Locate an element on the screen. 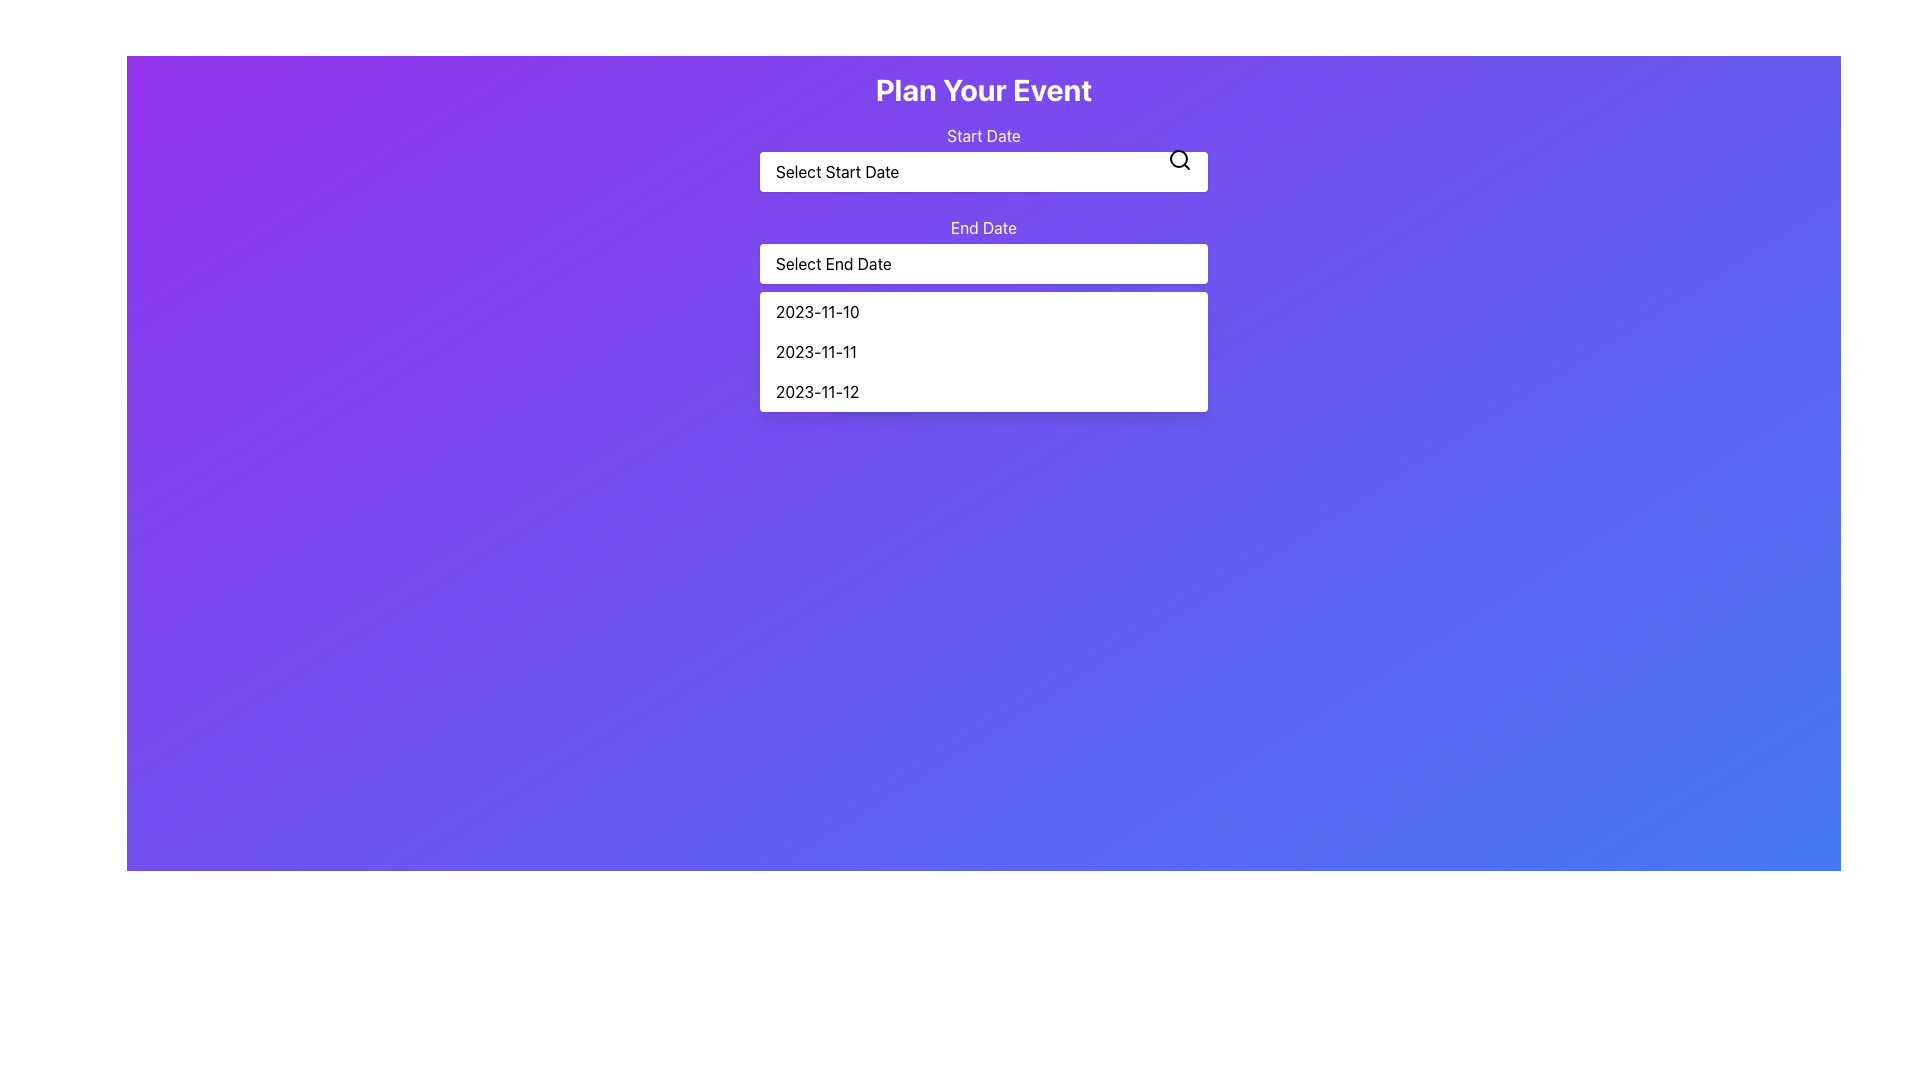  the magnifying glass icon located at the top-right corner of the 'Select Start Date' input box to possibly display a tooltip is located at coordinates (1180, 158).